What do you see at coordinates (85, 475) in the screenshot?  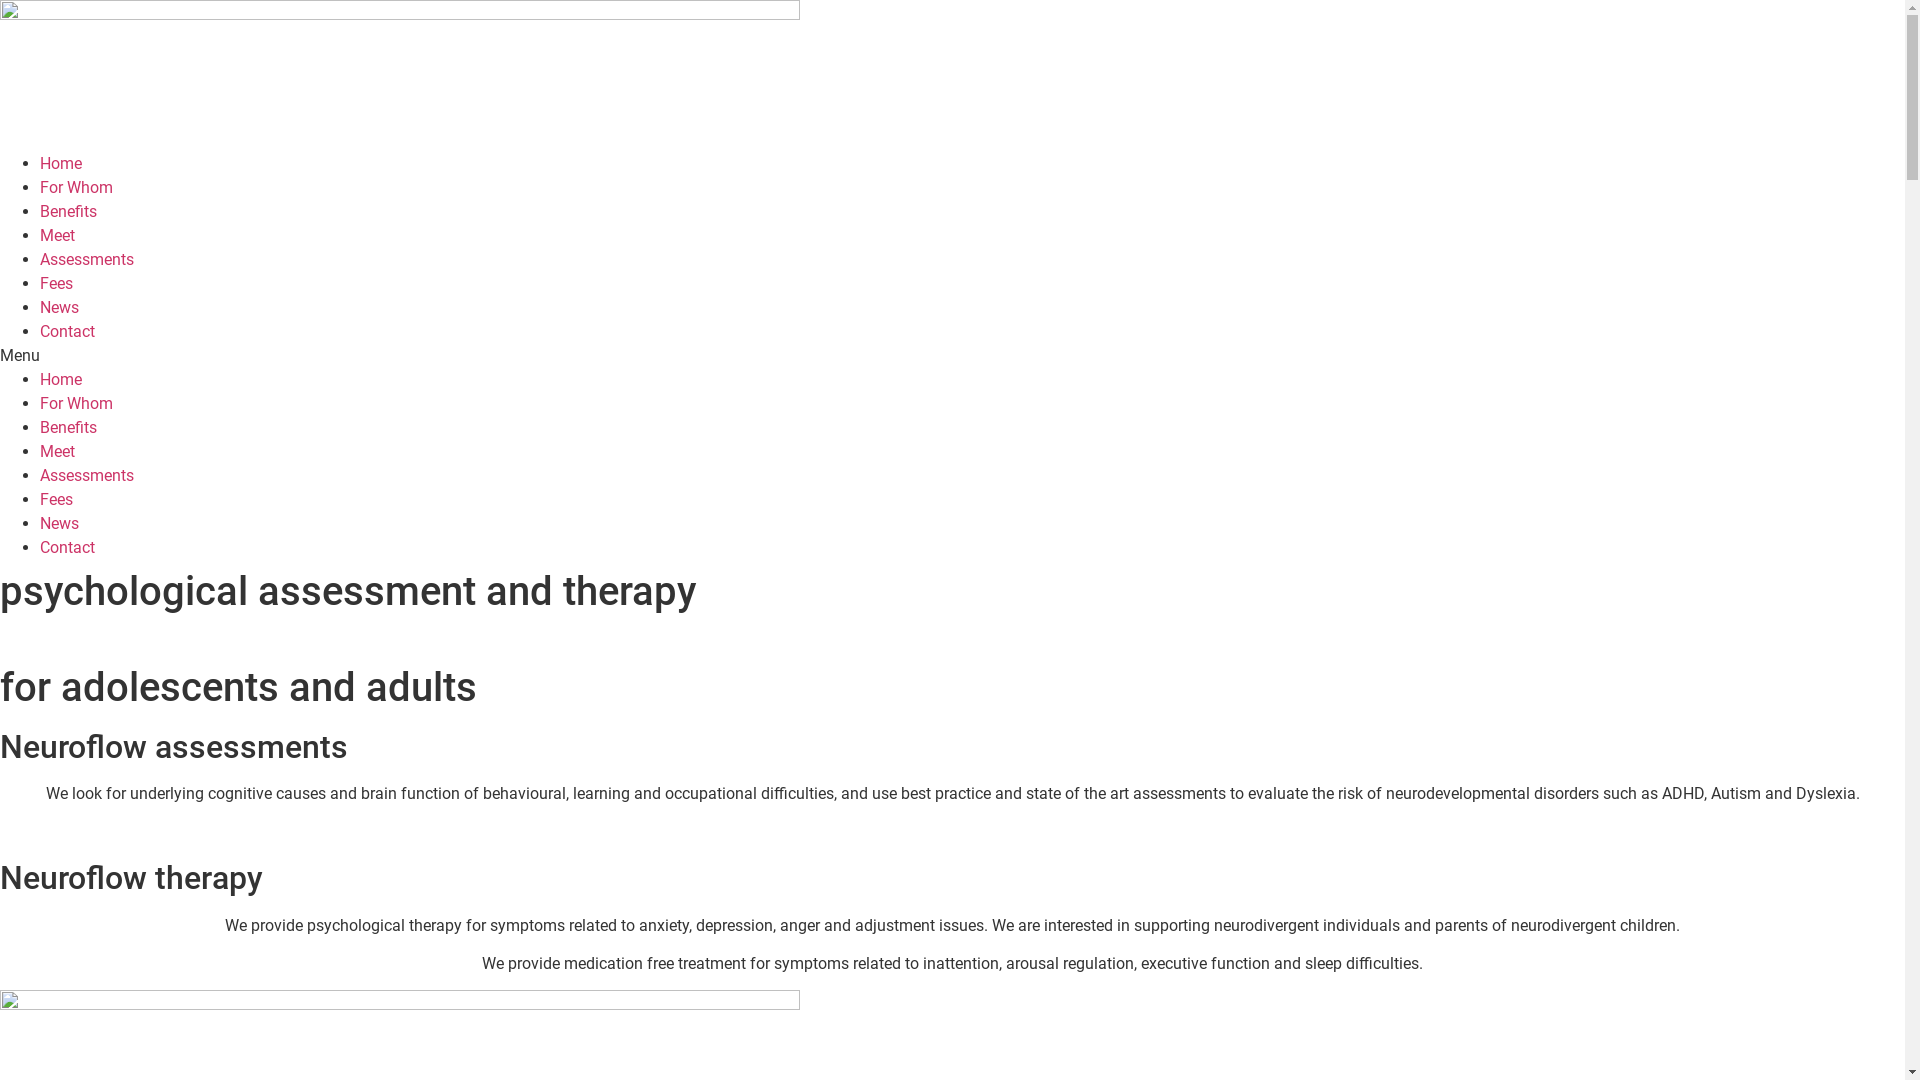 I see `'Assessments'` at bounding box center [85, 475].